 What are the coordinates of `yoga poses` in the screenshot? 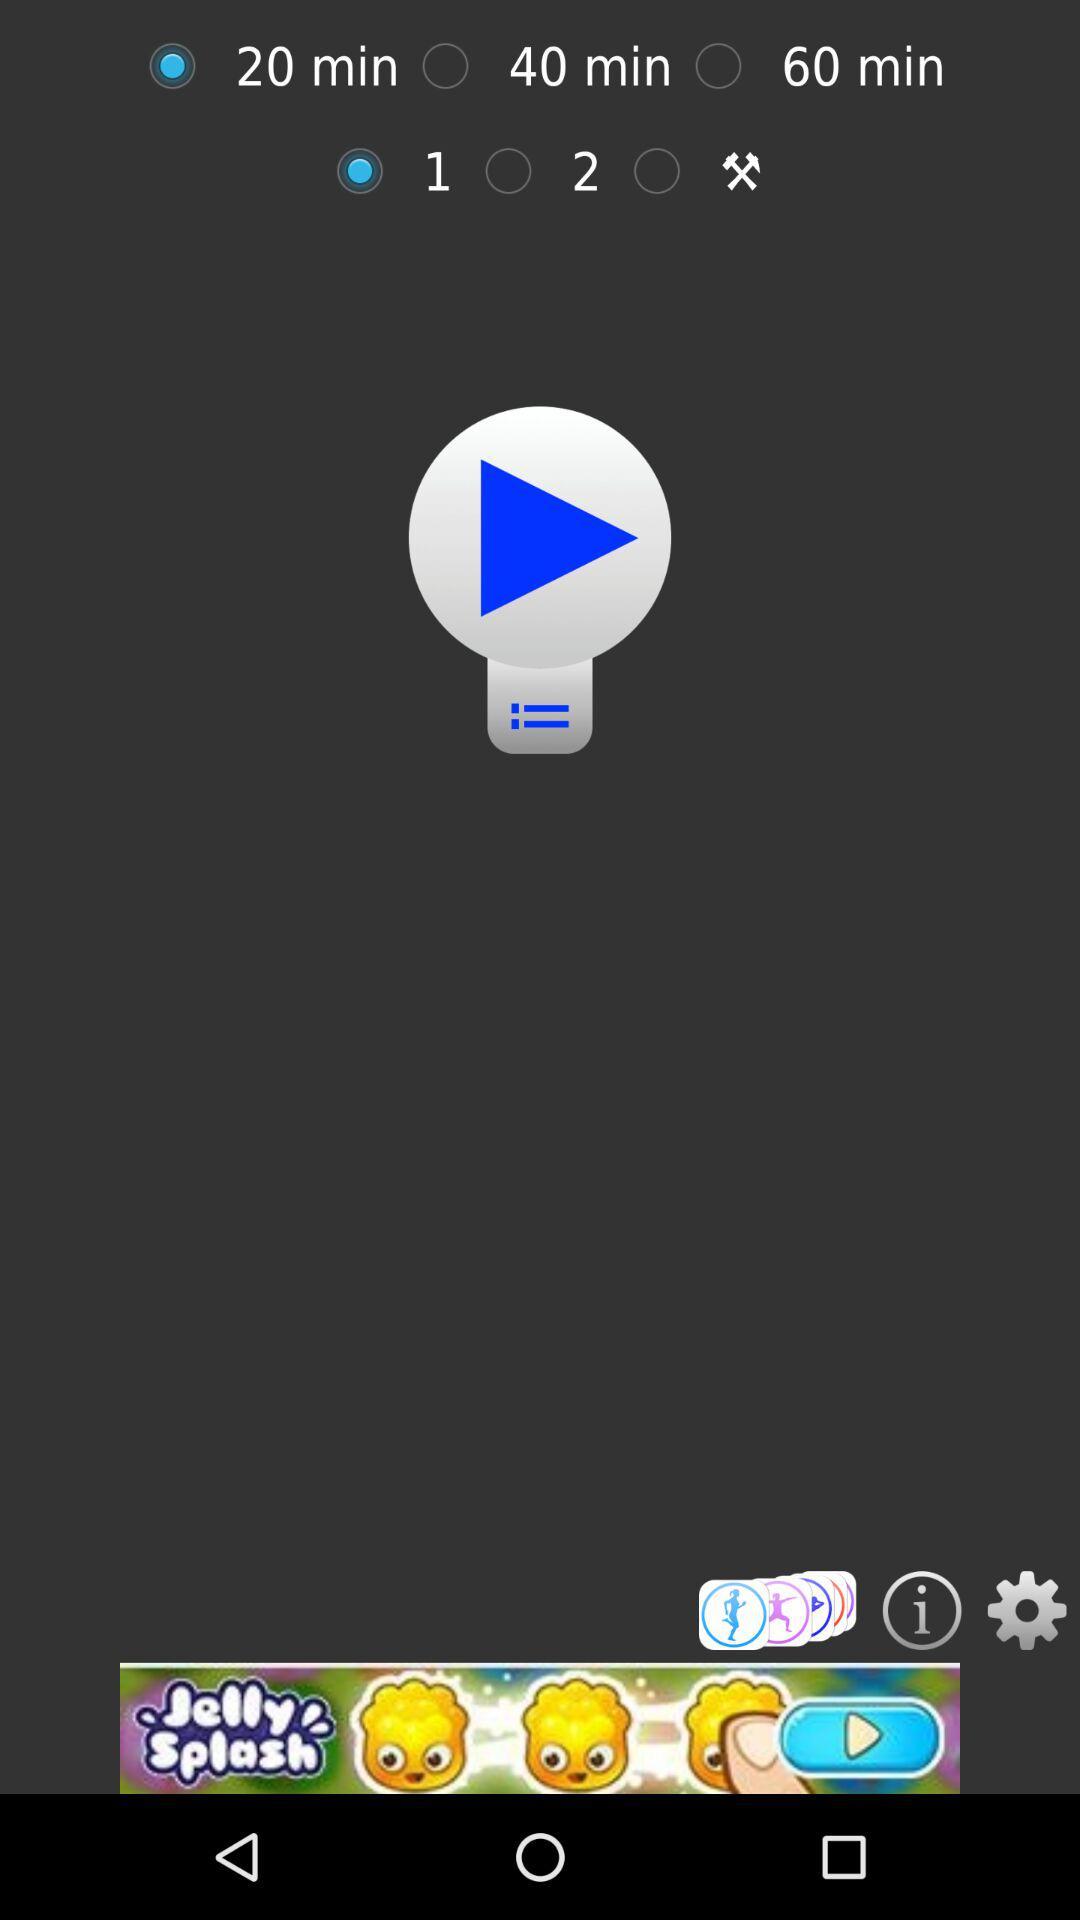 It's located at (776, 1610).